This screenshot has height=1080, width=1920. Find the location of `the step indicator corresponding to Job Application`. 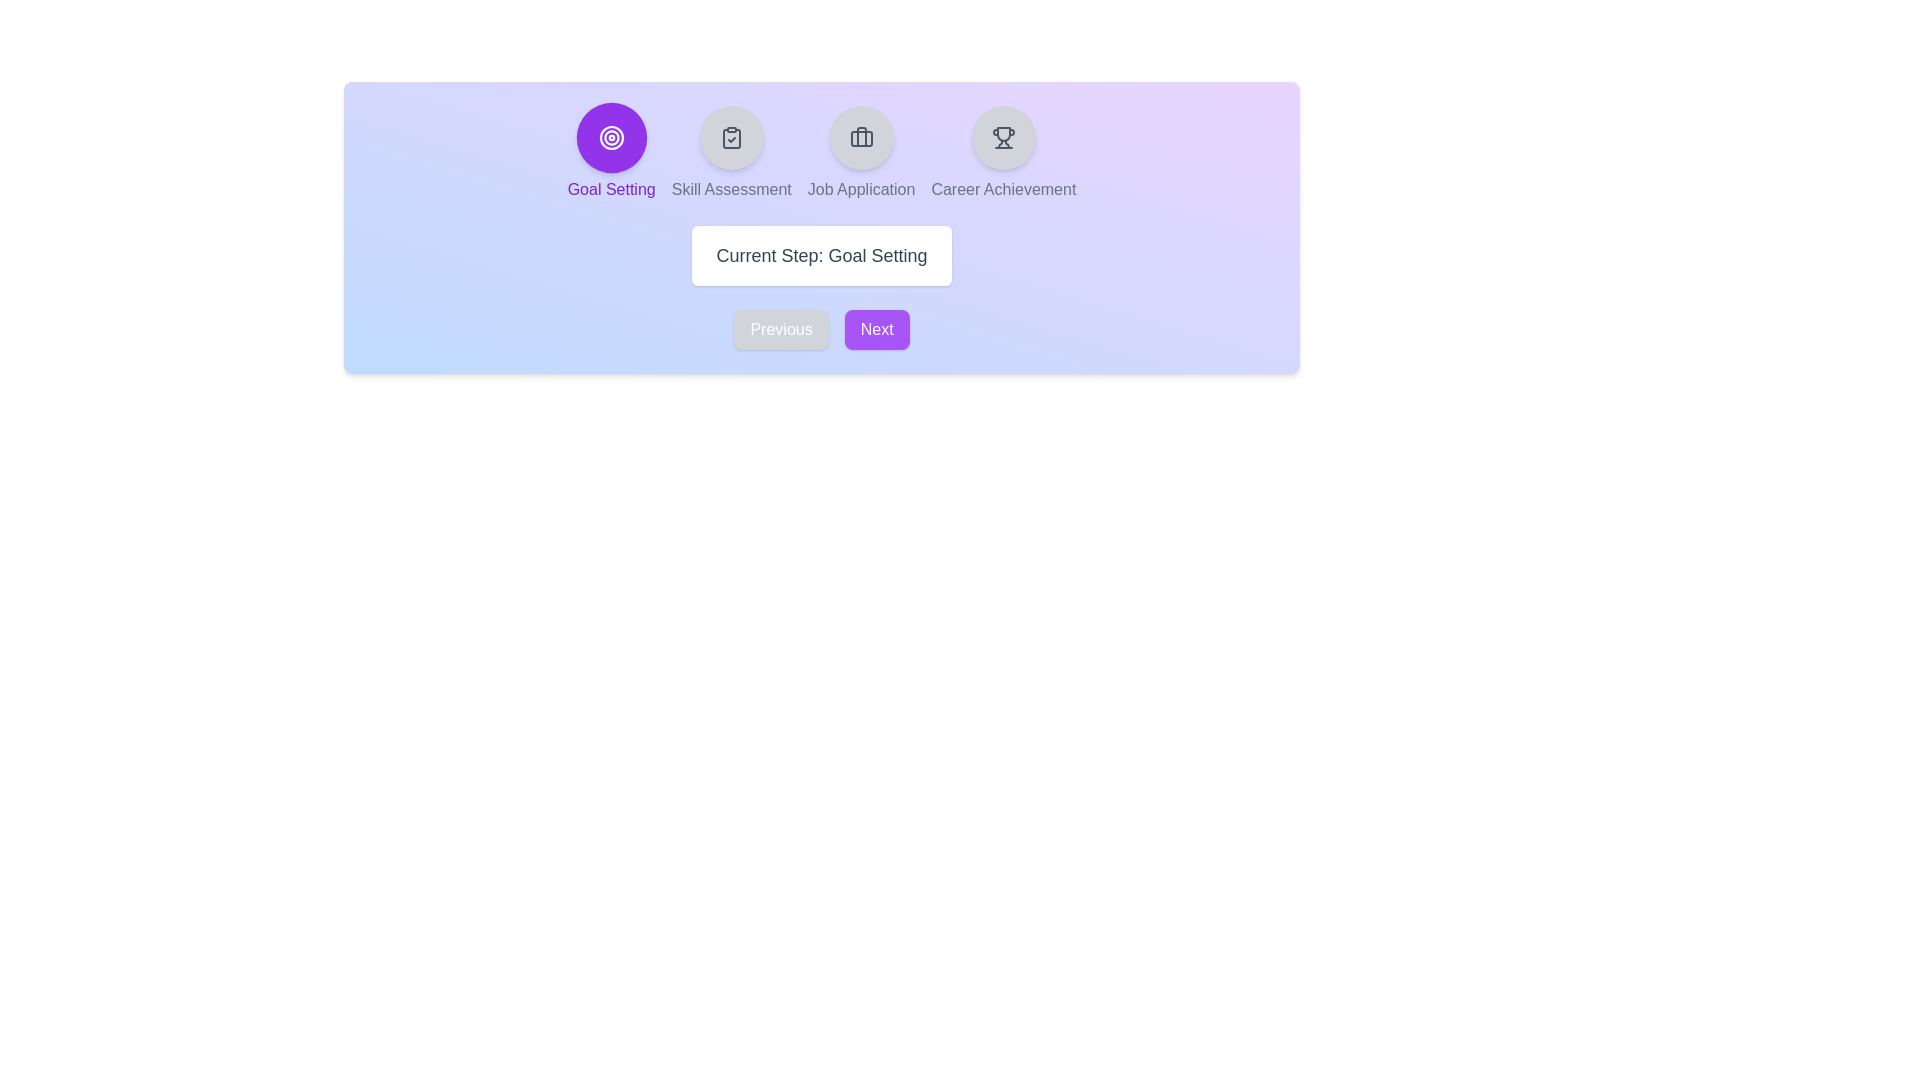

the step indicator corresponding to Job Application is located at coordinates (861, 137).